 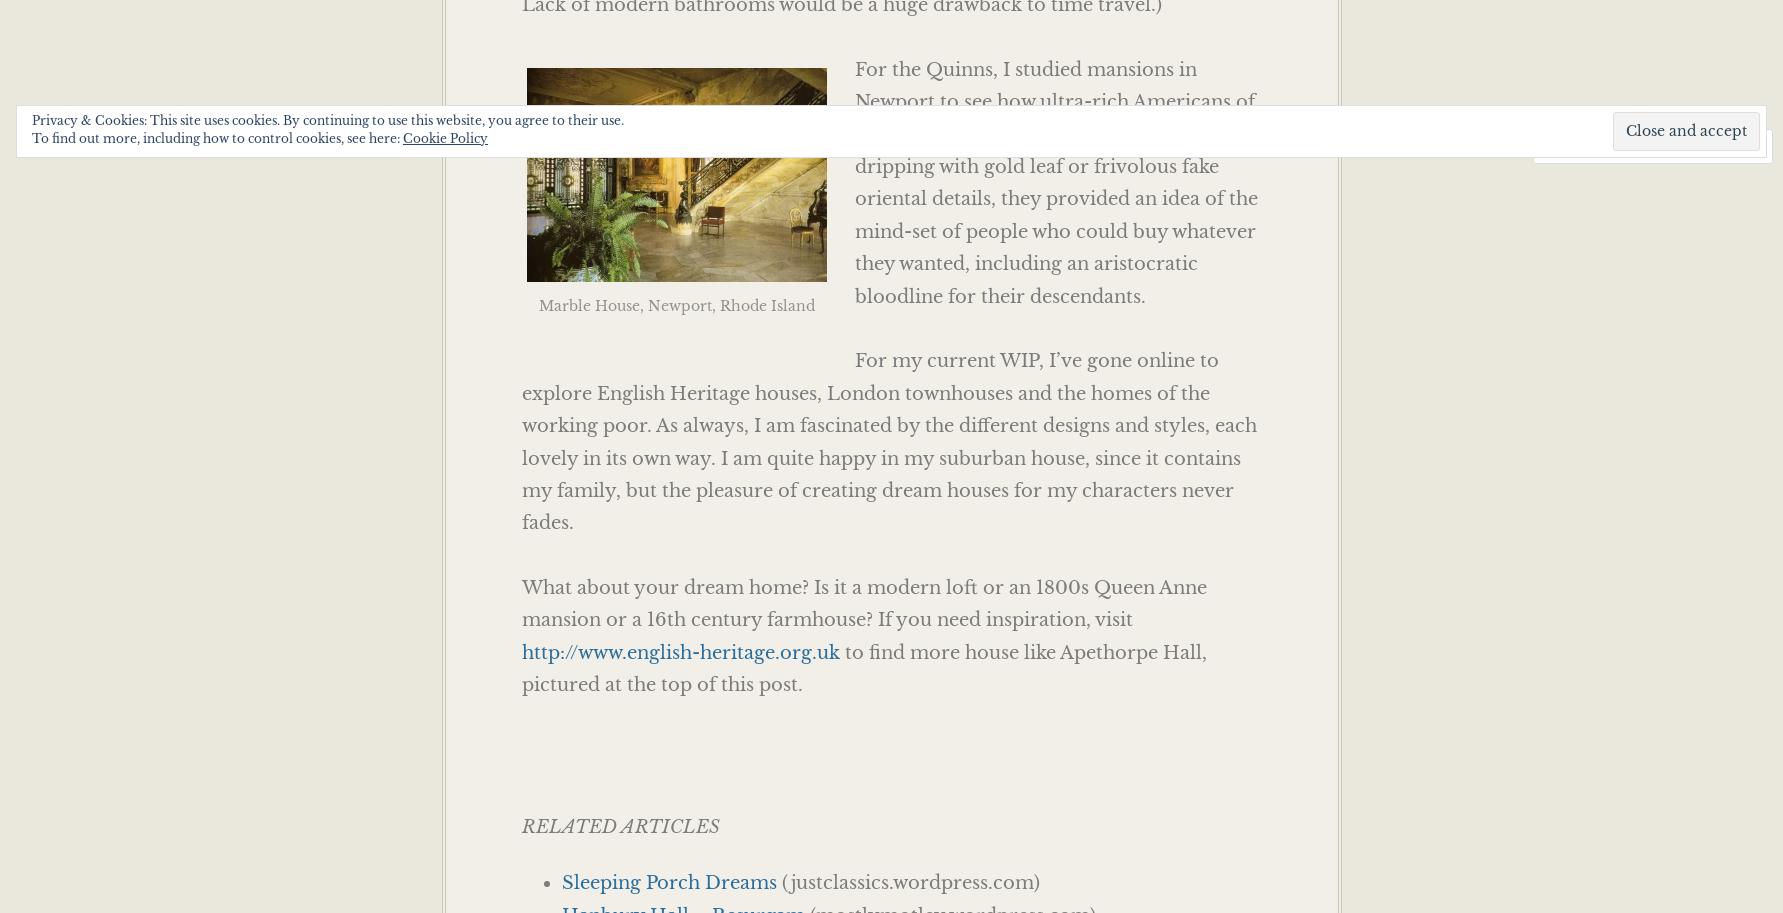 I want to click on 'Marble House, Newport, Rhode Island', so click(x=675, y=304).